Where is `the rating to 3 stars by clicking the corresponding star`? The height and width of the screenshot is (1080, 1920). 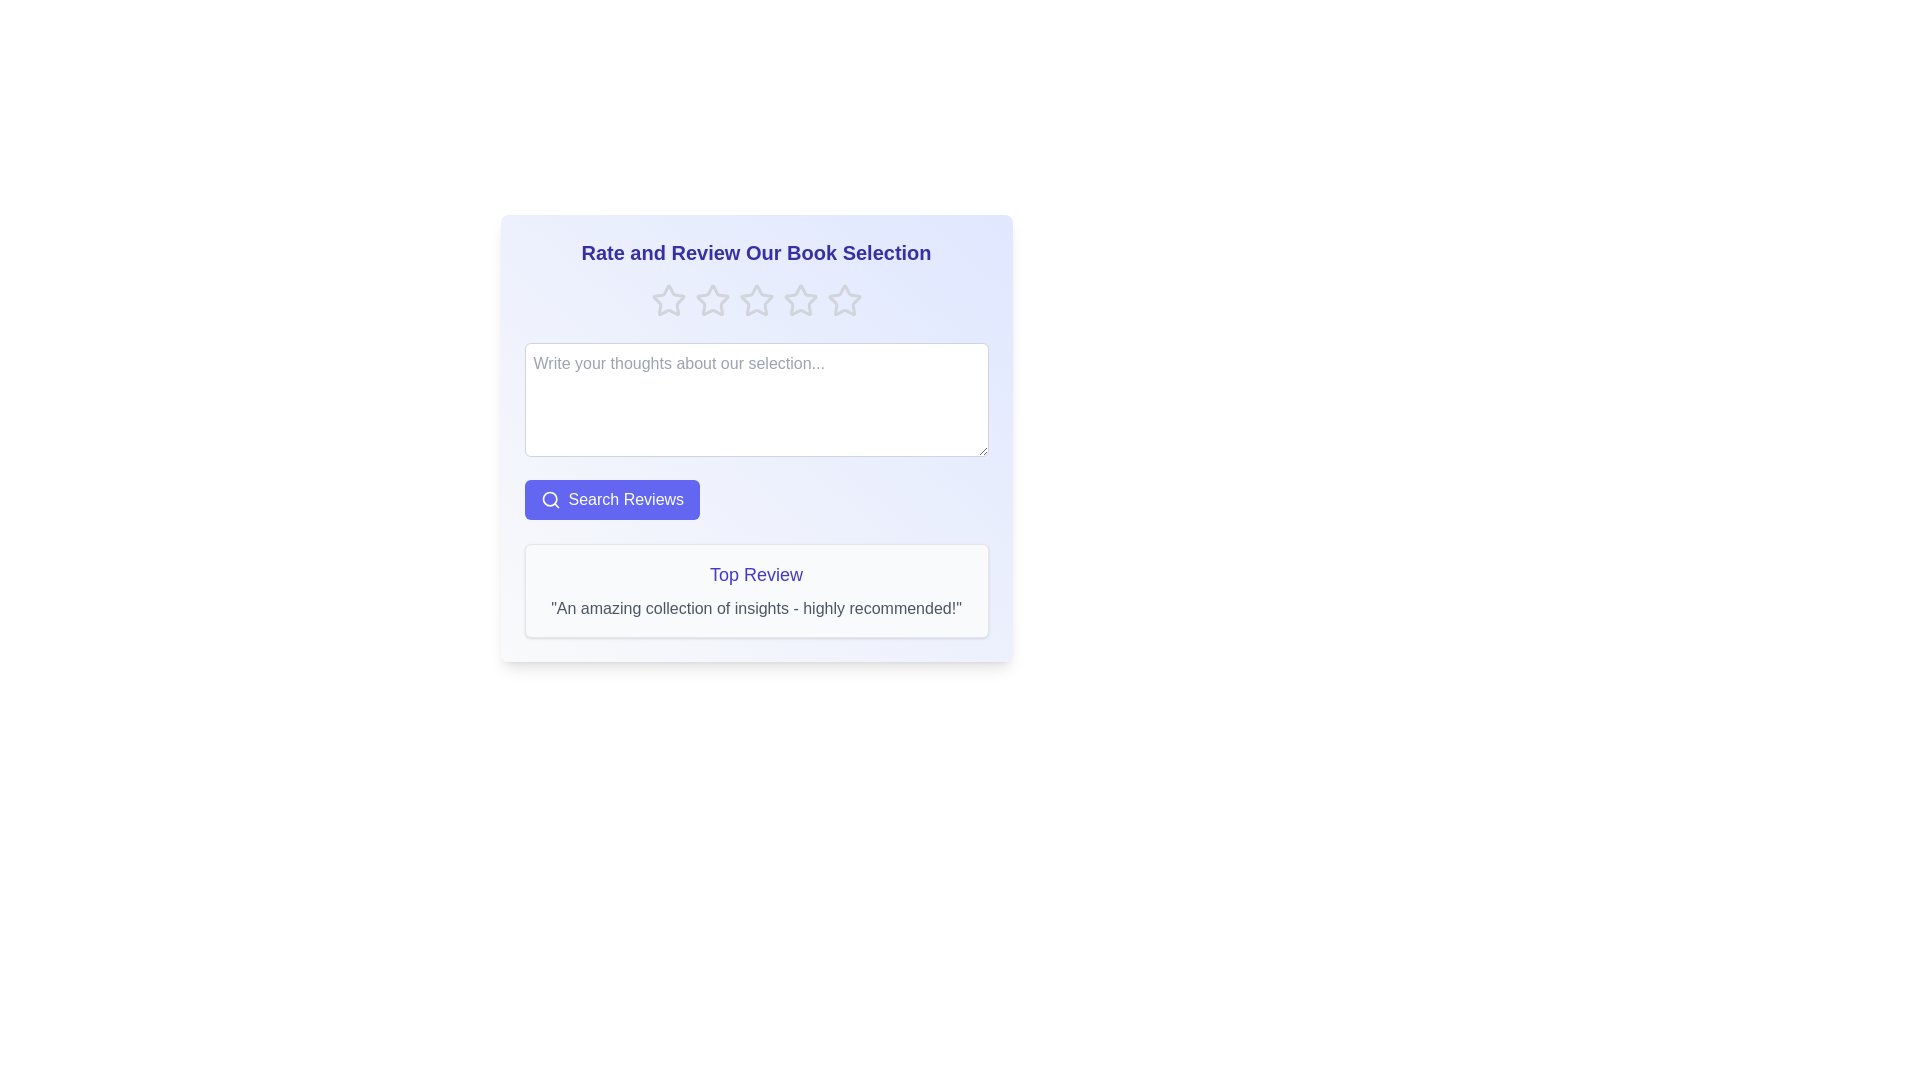 the rating to 3 stars by clicking the corresponding star is located at coordinates (755, 300).